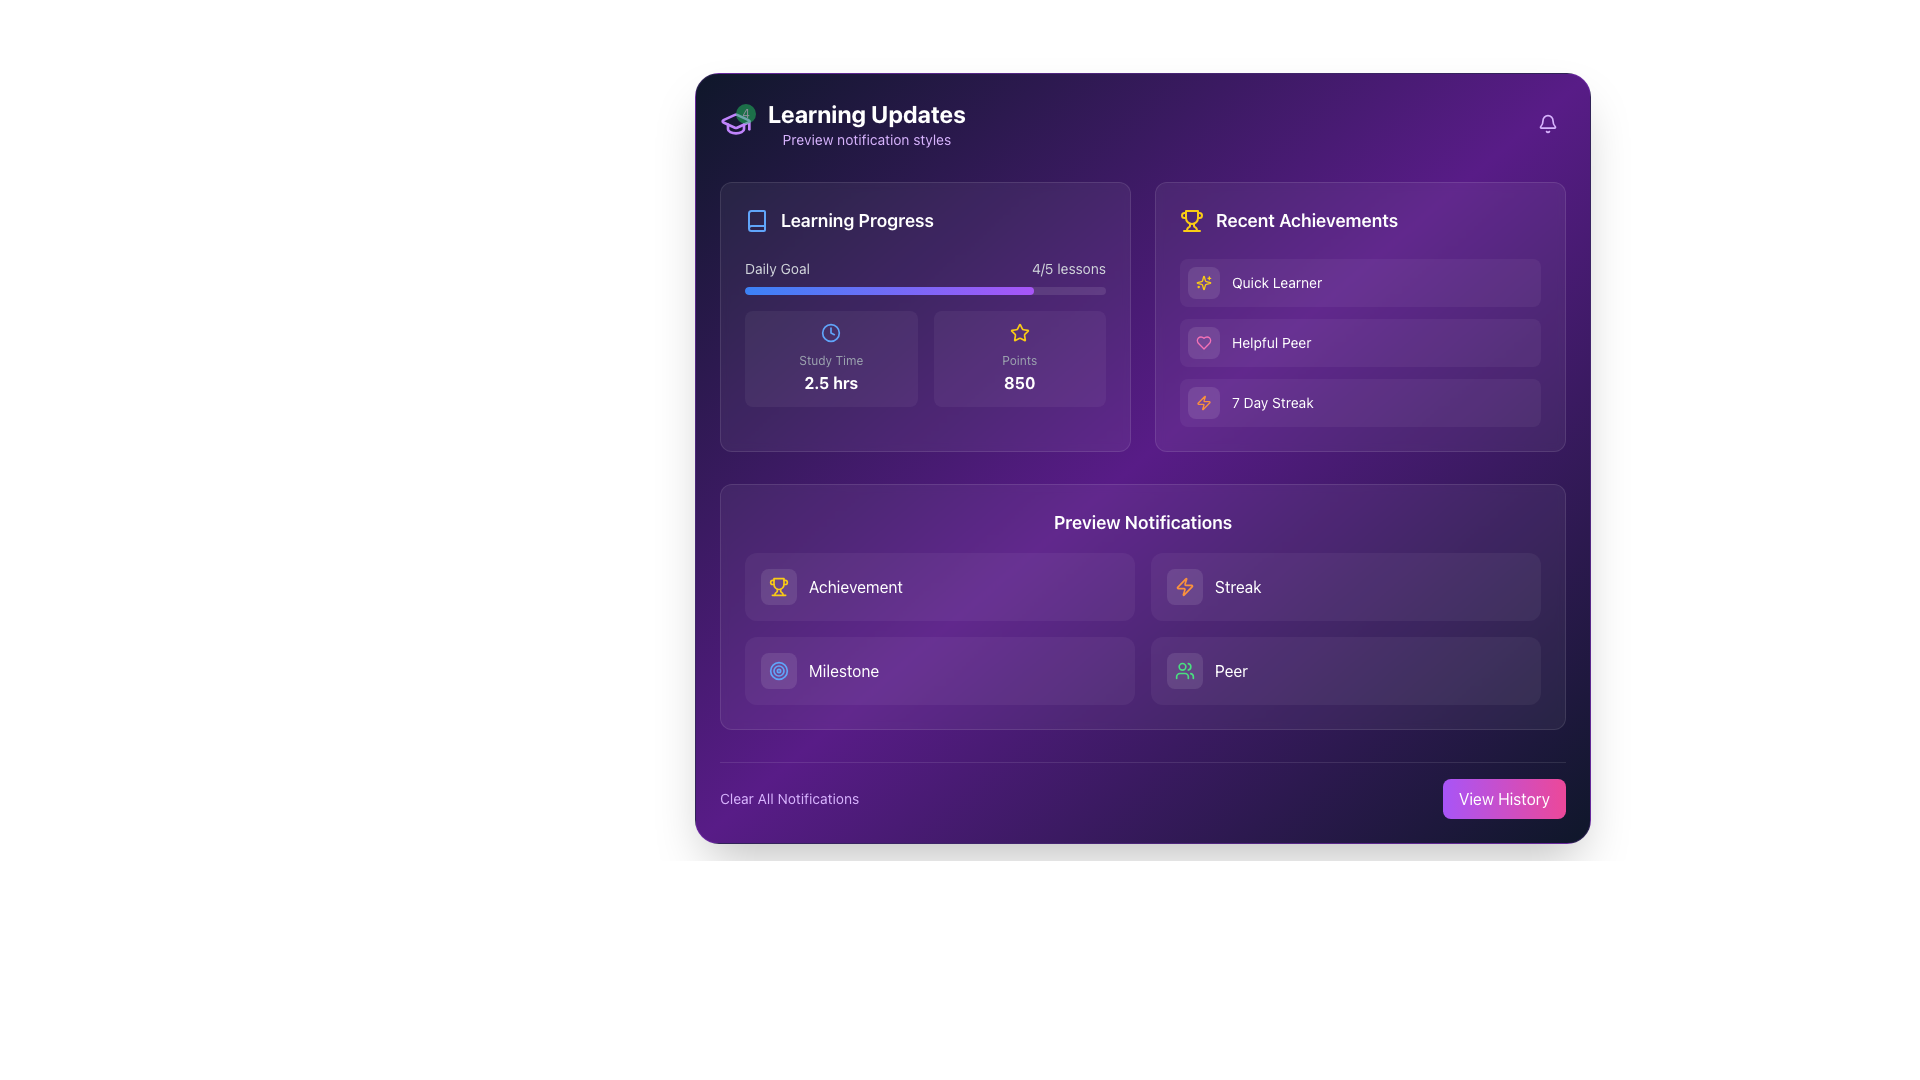  What do you see at coordinates (1019, 331) in the screenshot?
I see `the star icon representing points or achievements in the 'Learning Progress' section, which is centrally positioned above the labels 'Points' and '850'` at bounding box center [1019, 331].